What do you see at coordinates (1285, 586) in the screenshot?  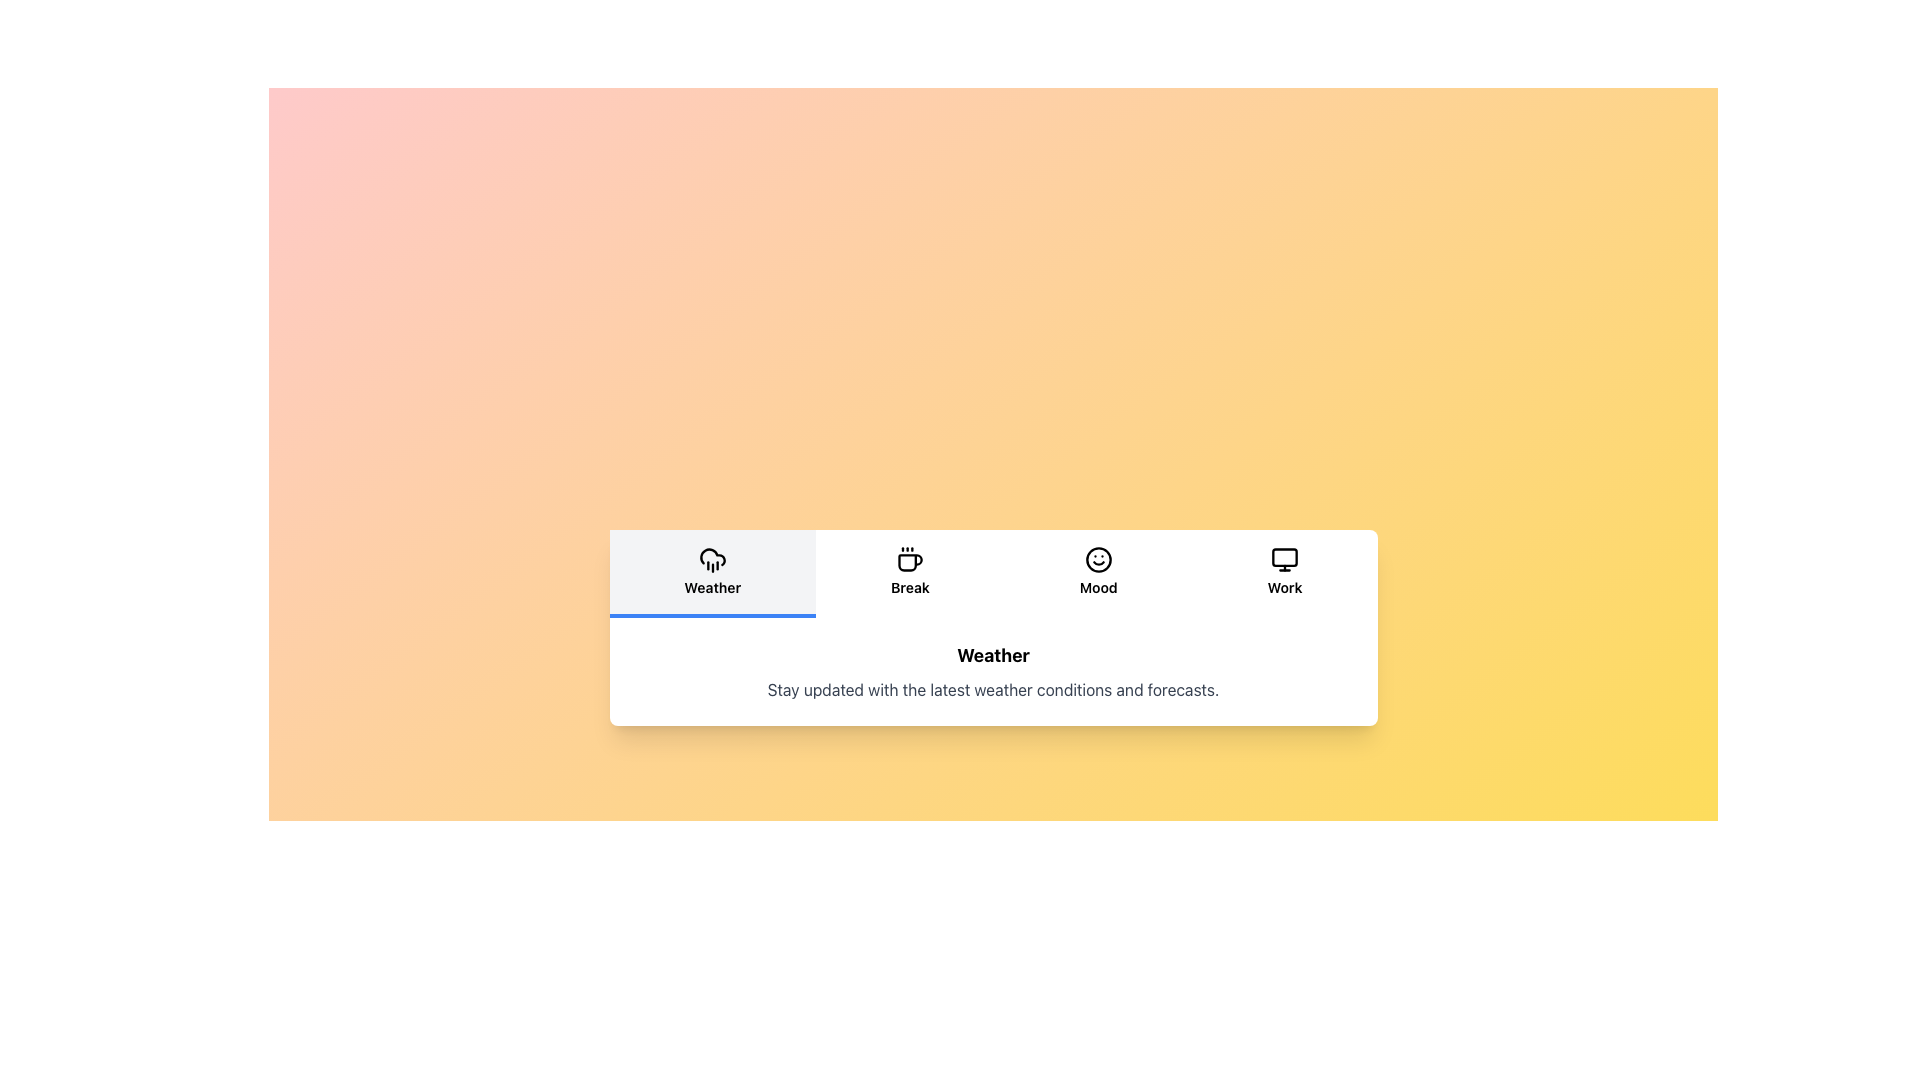 I see `the text label displaying 'Work', which is positioned beneath the computer monitor icon as the last item in a horizontal set of options` at bounding box center [1285, 586].